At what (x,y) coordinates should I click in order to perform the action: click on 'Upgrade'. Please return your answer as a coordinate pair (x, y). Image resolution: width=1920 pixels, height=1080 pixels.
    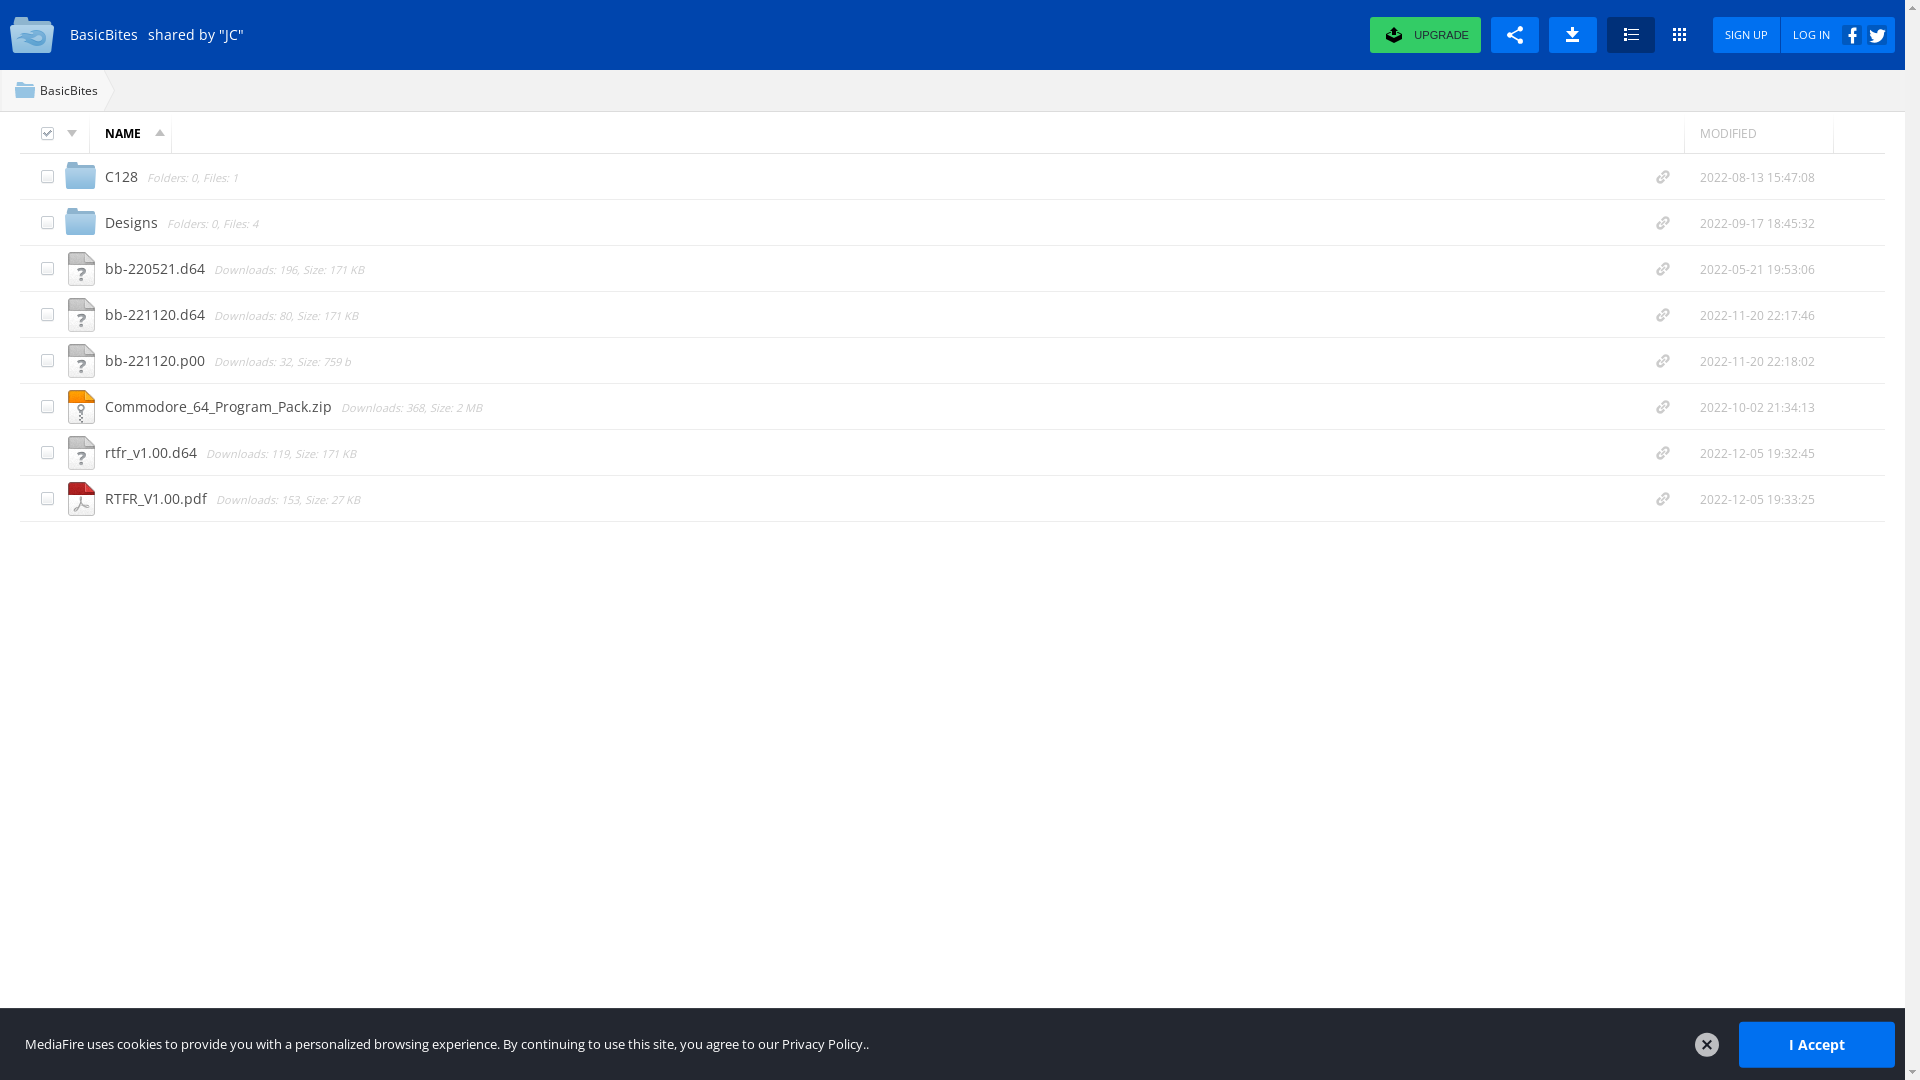
    Looking at the image, I should click on (1406, 34).